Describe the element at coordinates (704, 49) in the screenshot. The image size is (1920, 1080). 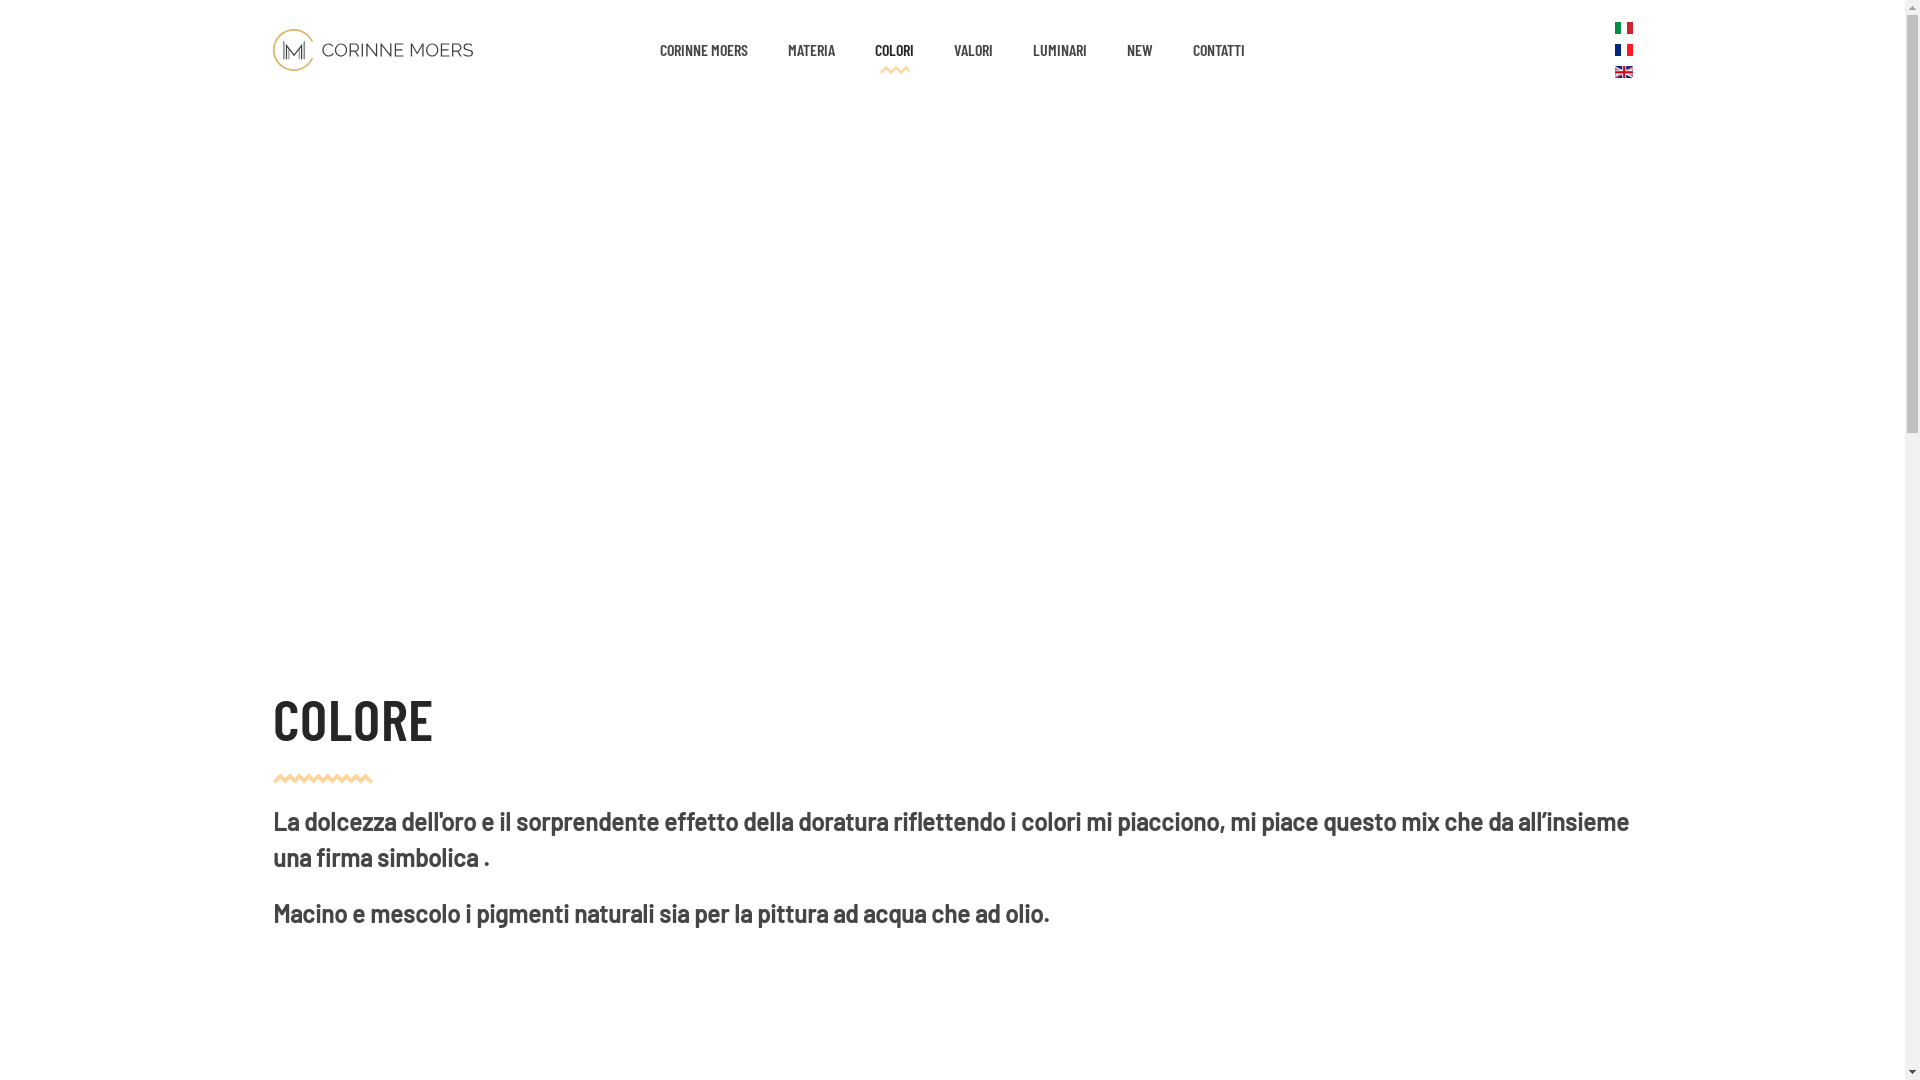
I see `'CORINNE MOERS'` at that location.